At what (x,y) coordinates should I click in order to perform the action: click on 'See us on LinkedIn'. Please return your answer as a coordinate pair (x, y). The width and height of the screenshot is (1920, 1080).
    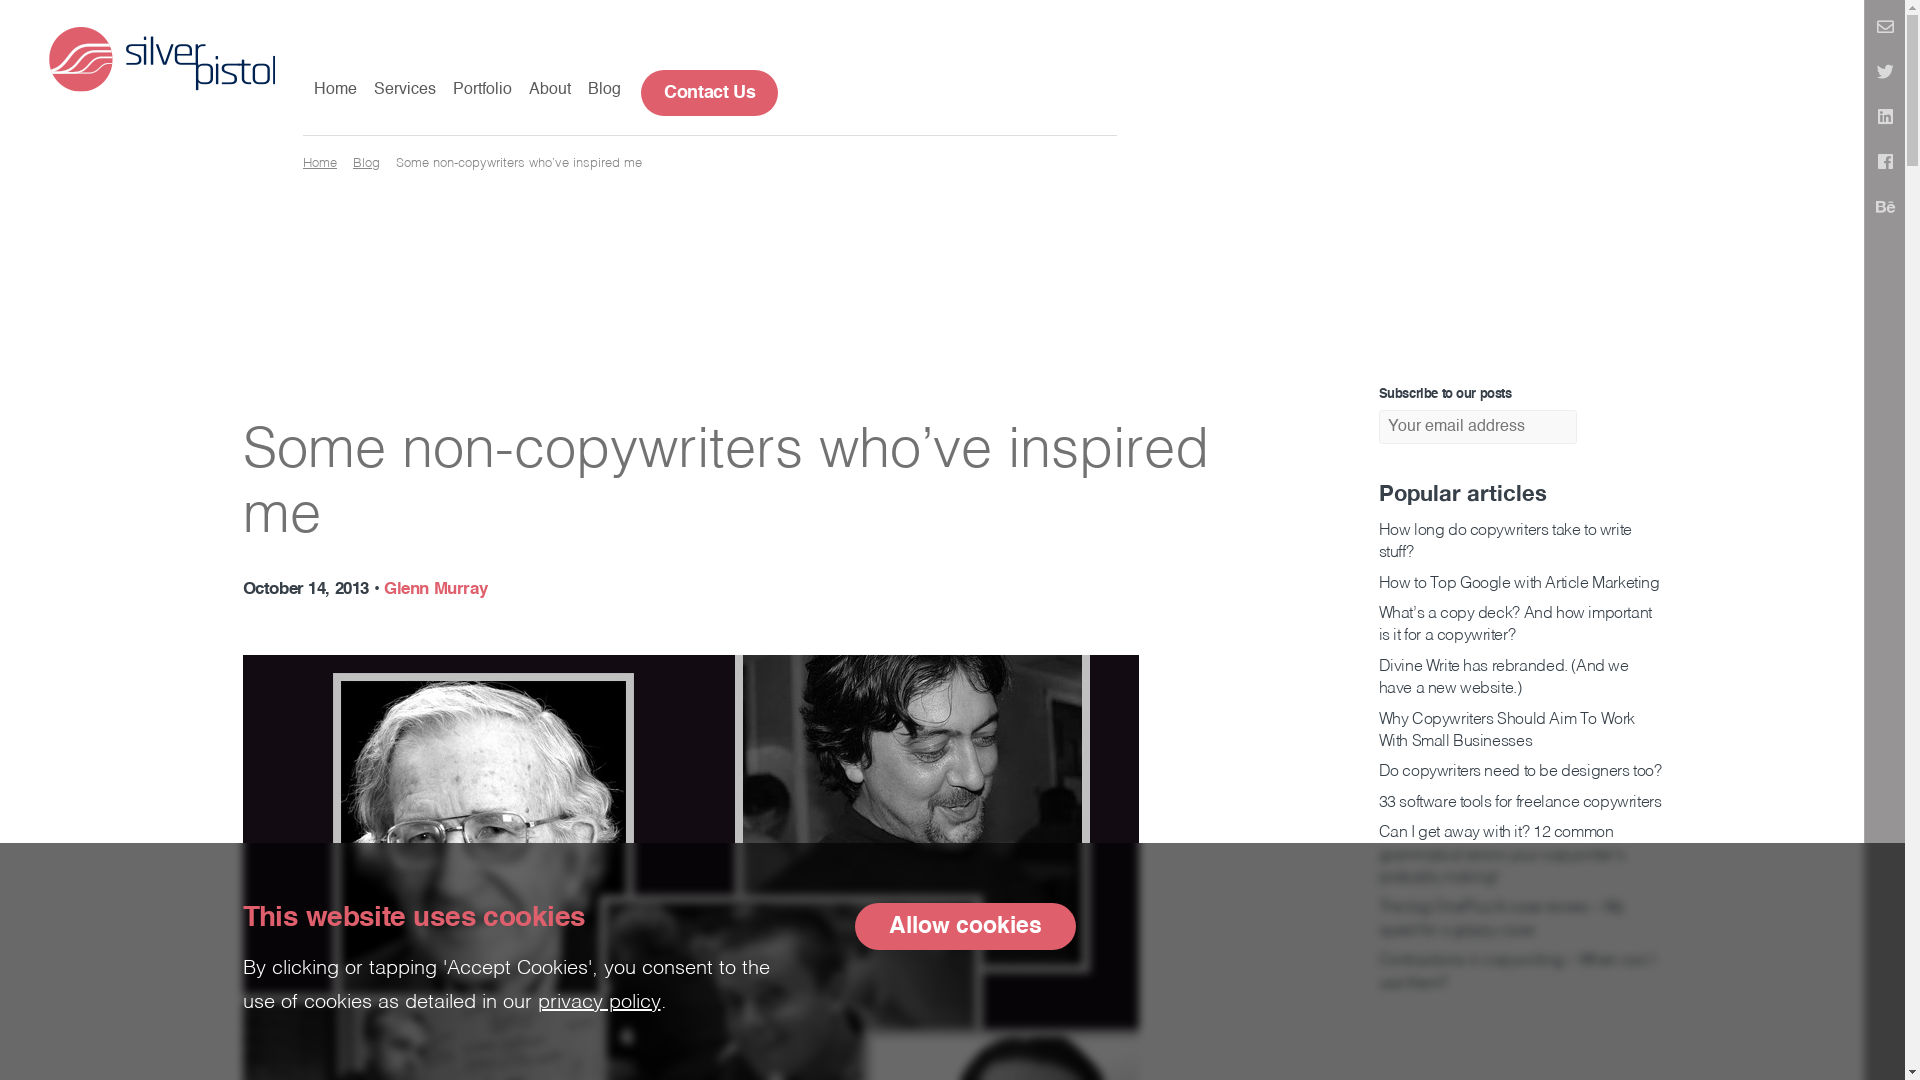
    Looking at the image, I should click on (1884, 119).